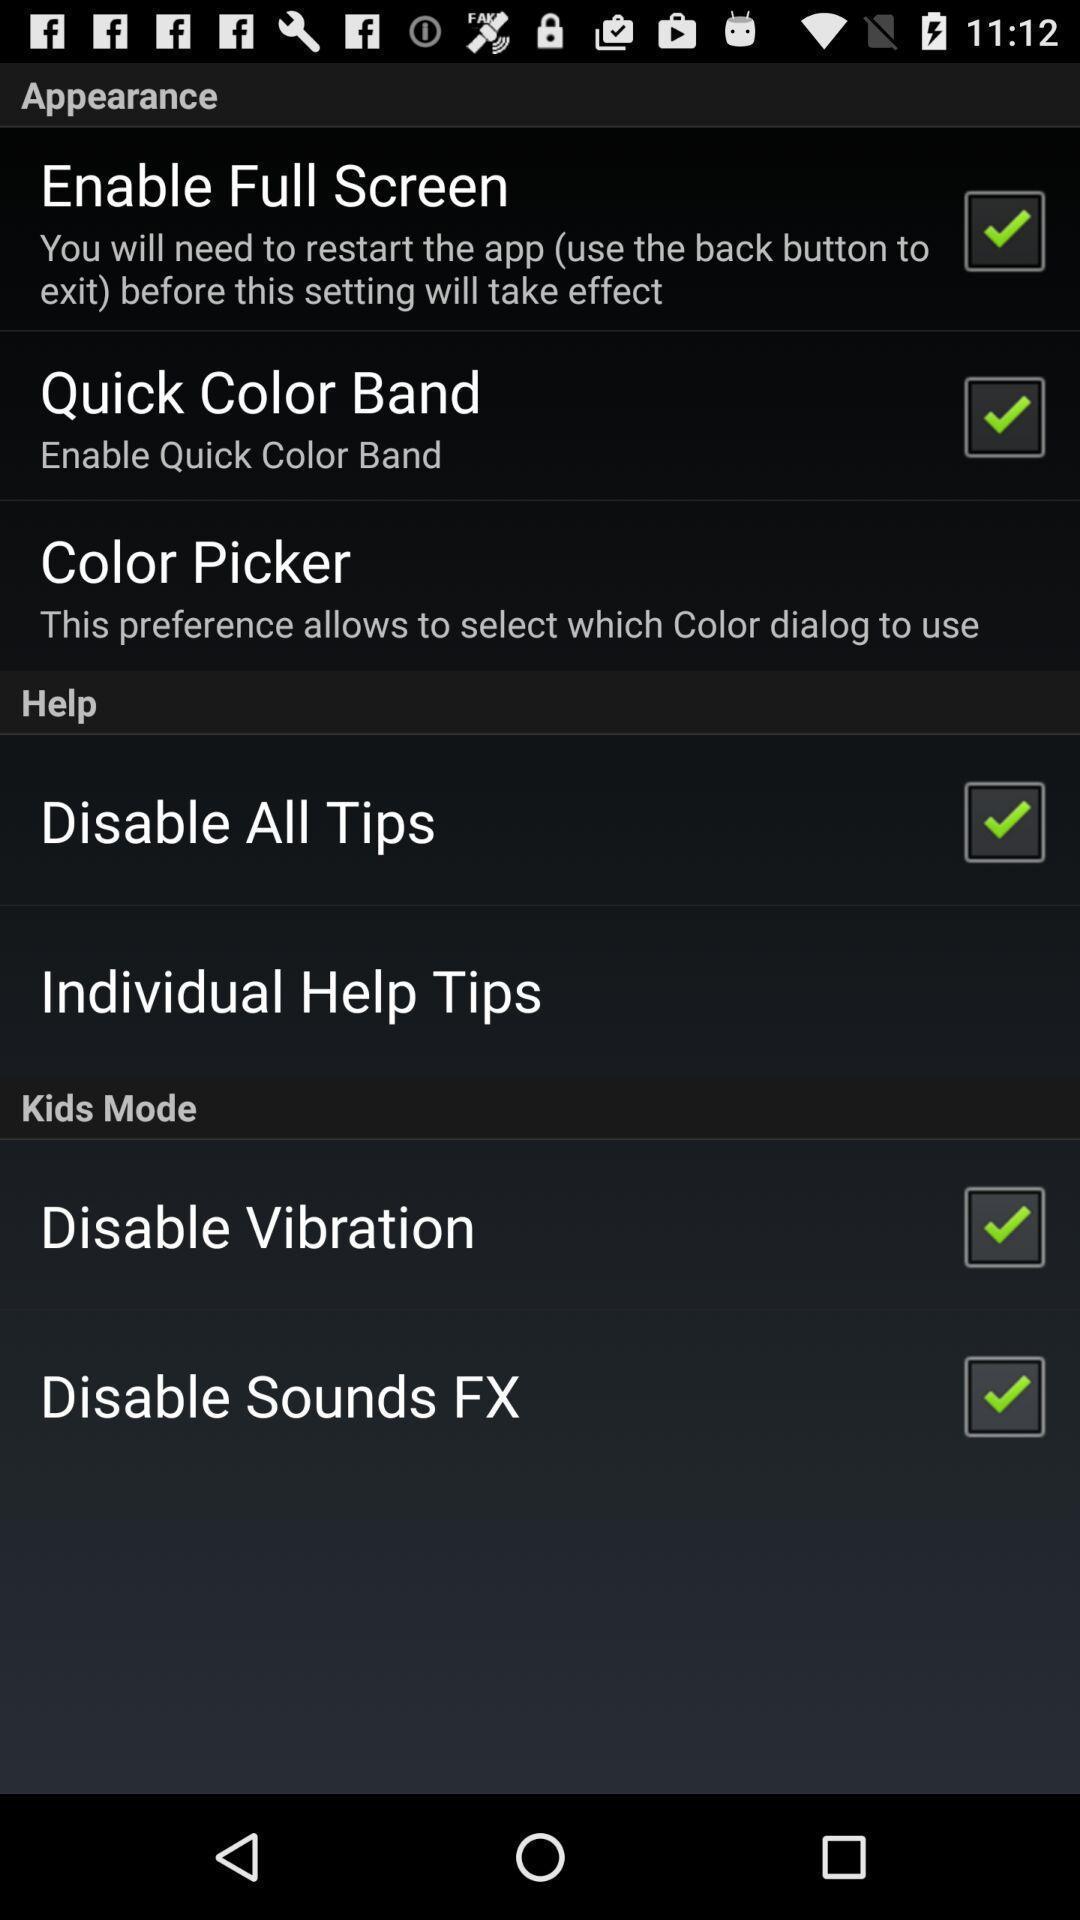  Describe the element at coordinates (280, 1393) in the screenshot. I see `app below disable vibration icon` at that location.